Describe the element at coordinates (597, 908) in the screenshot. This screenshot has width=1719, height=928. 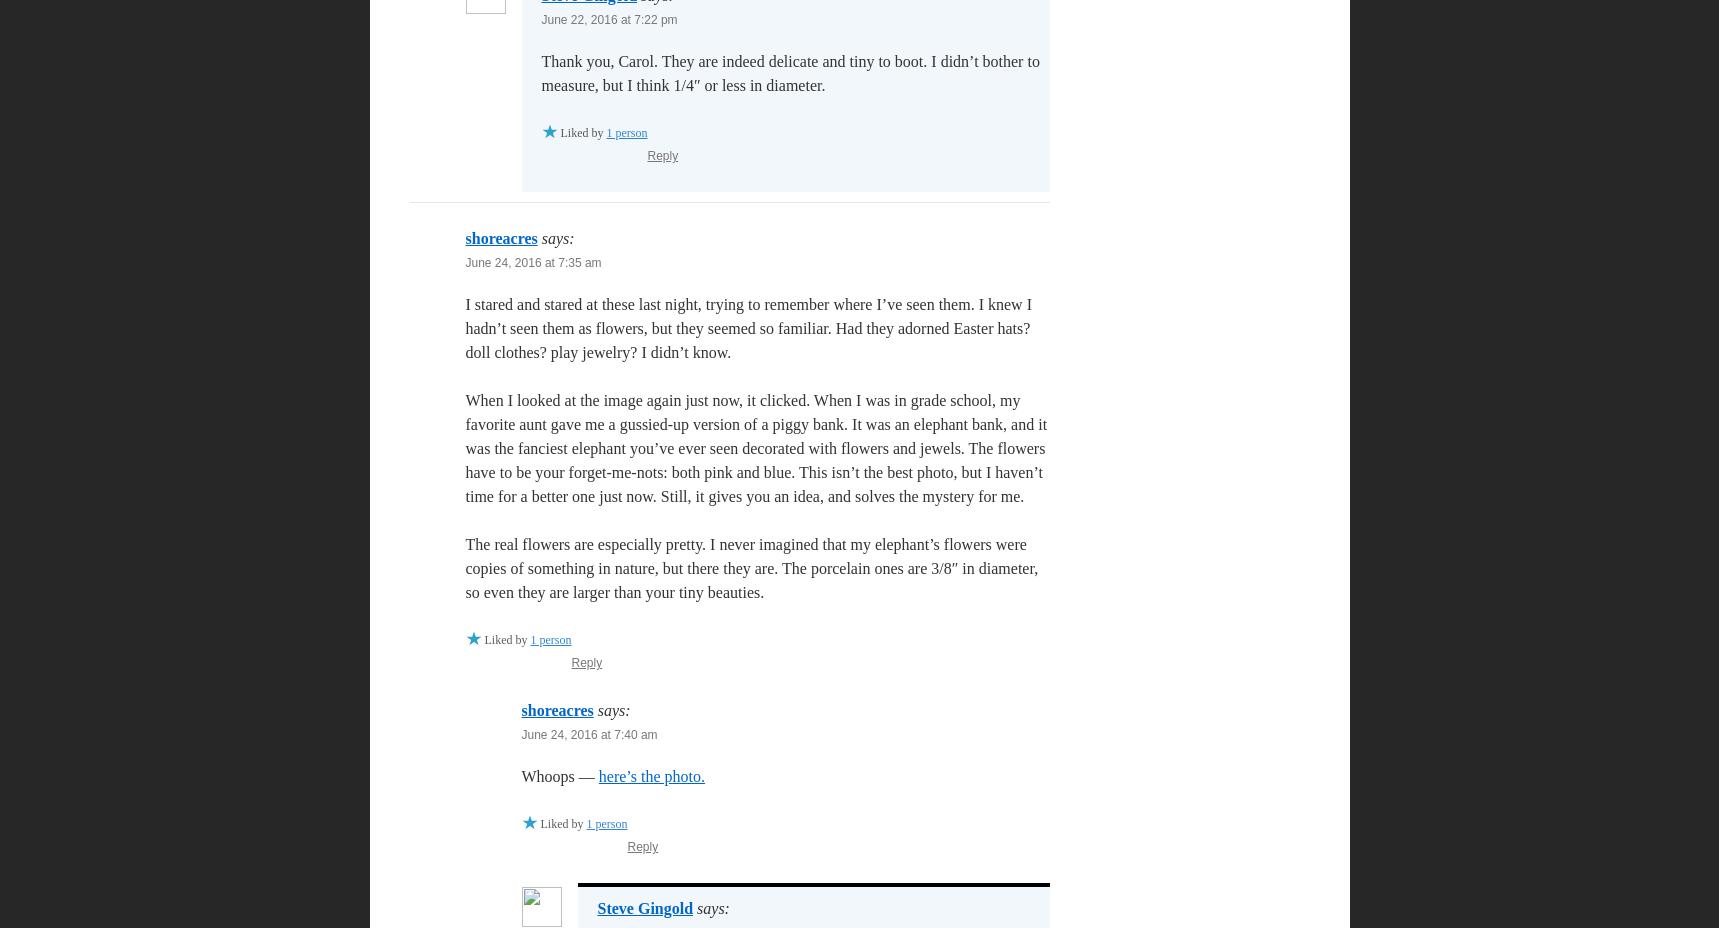
I see `'Steve Gingold'` at that location.